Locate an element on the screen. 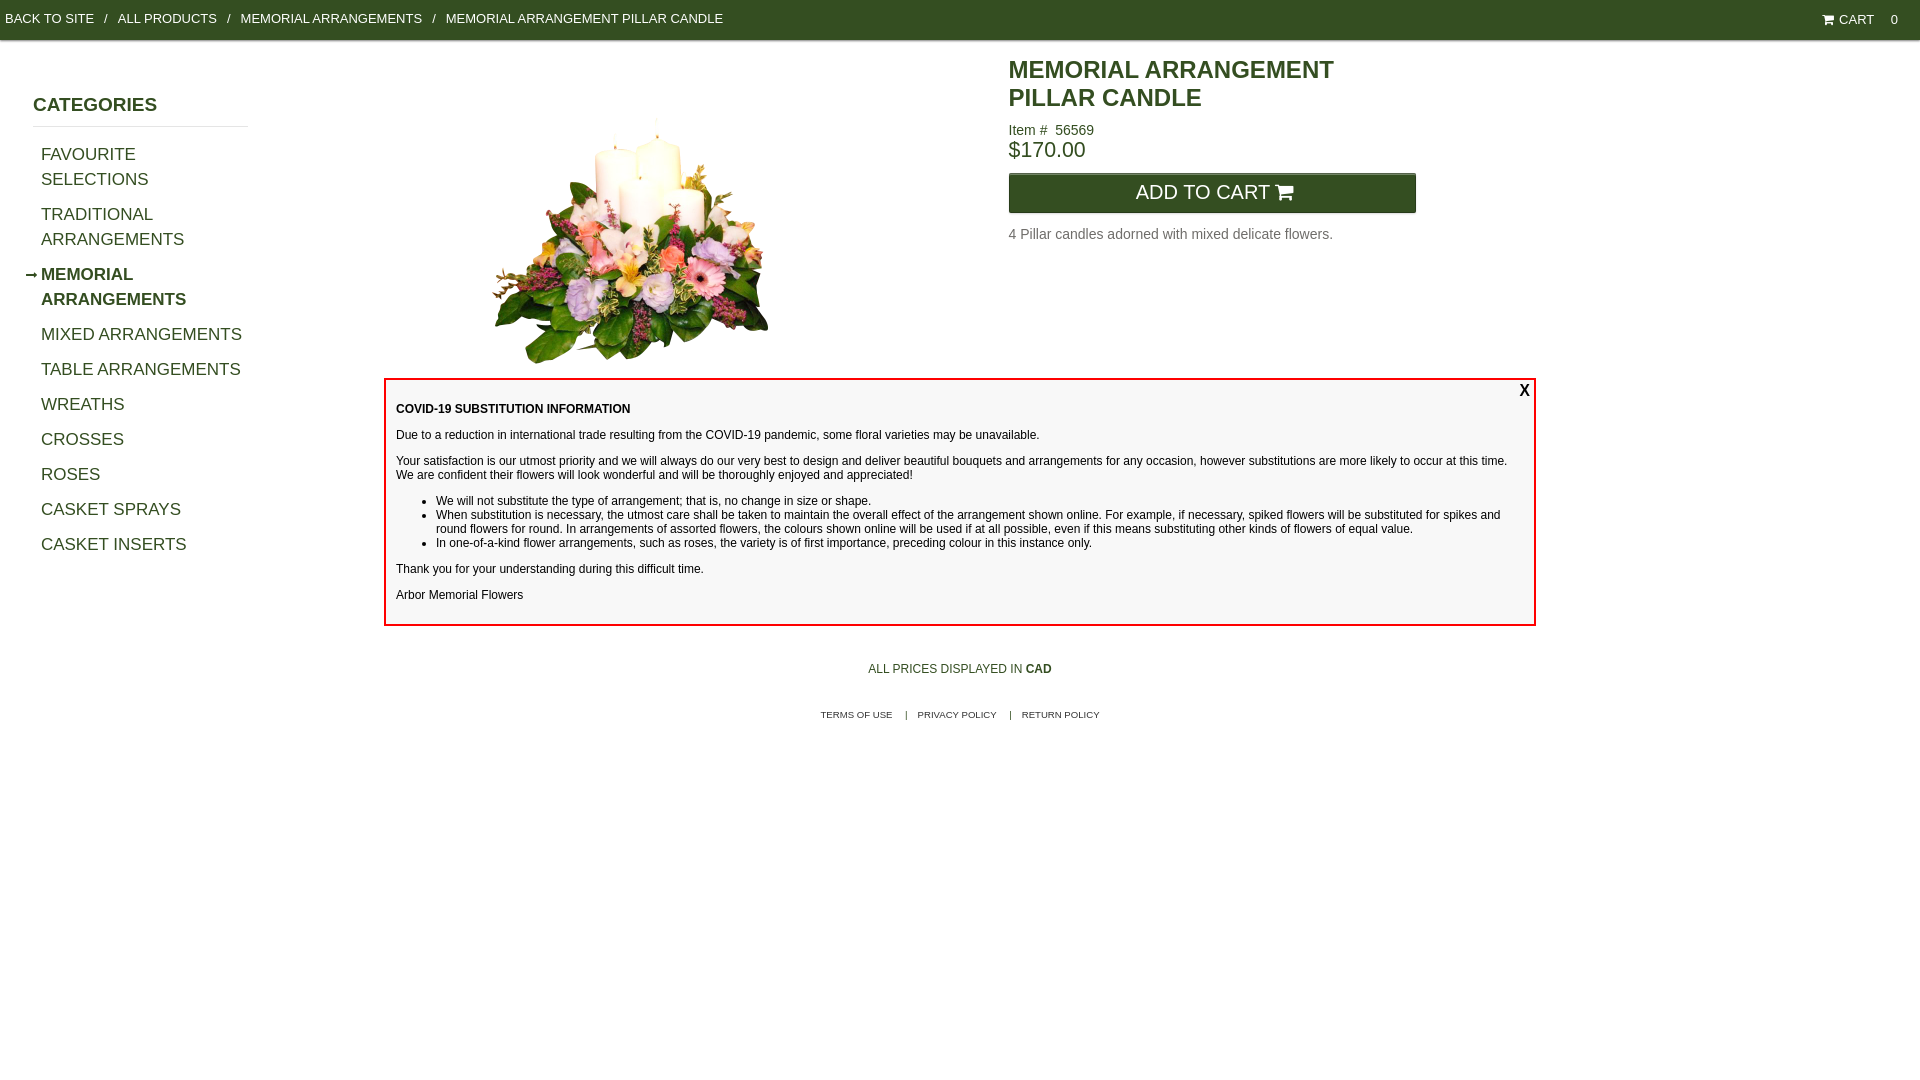 This screenshot has width=1920, height=1080. 'RETURN POLICY' is located at coordinates (1022, 713).